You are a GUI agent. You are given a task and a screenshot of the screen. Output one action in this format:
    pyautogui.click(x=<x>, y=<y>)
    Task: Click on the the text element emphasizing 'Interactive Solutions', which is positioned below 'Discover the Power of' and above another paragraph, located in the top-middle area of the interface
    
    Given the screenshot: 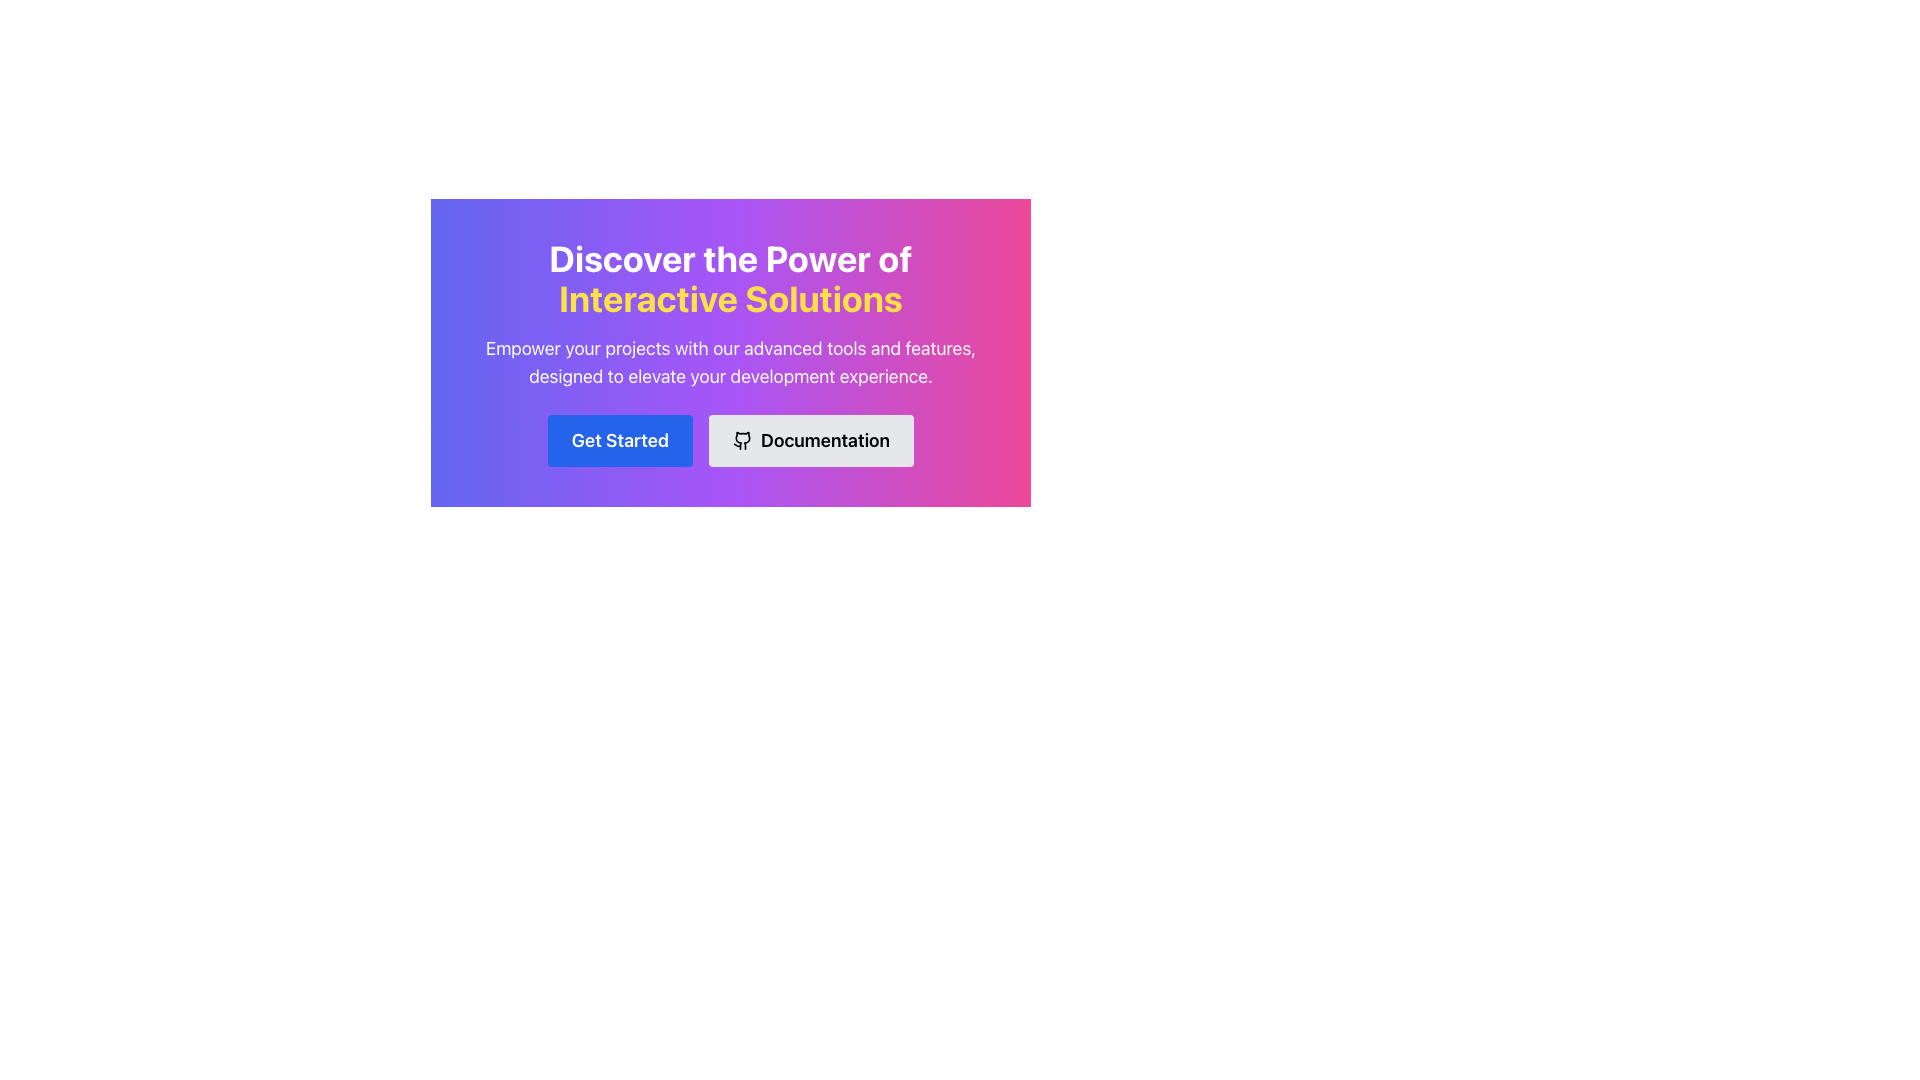 What is the action you would take?
    pyautogui.click(x=729, y=298)
    